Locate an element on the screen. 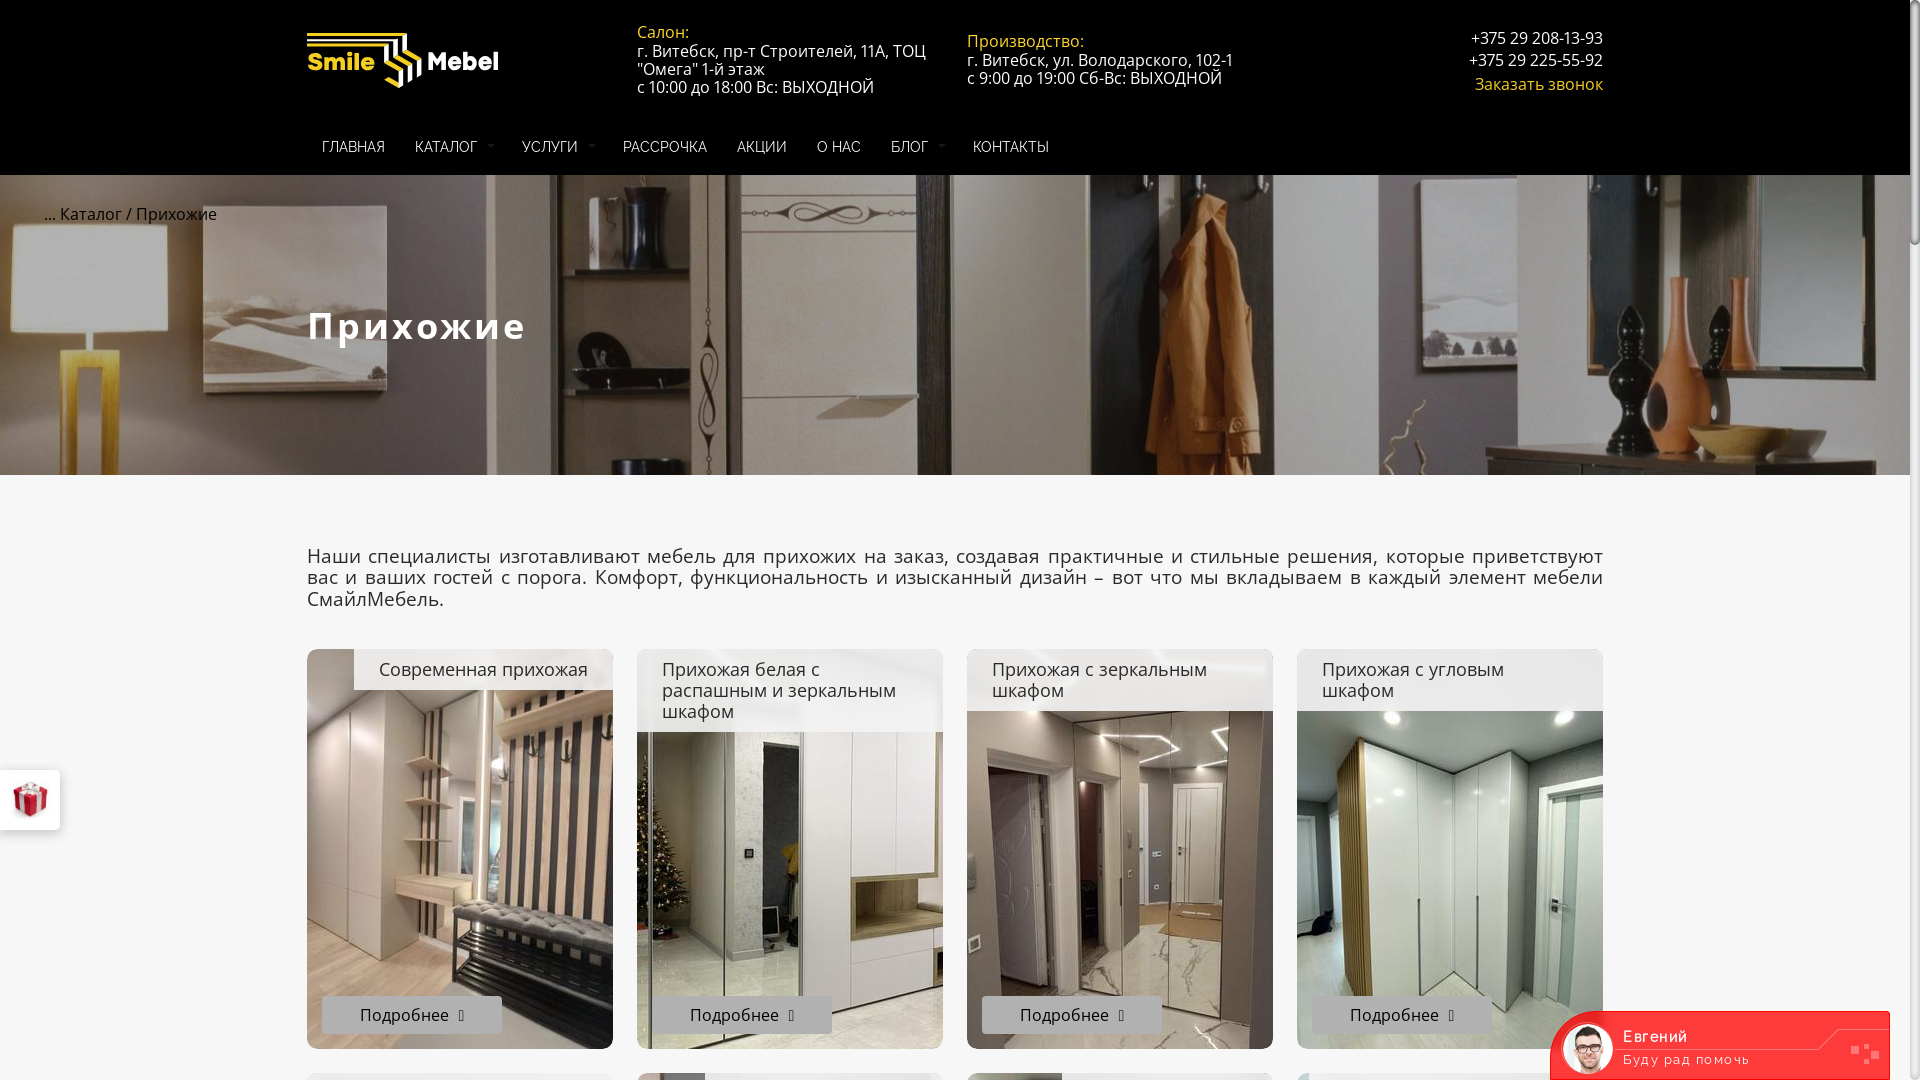 This screenshot has width=1920, height=1080. '+375 29 208-13-93' is located at coordinates (1535, 38).